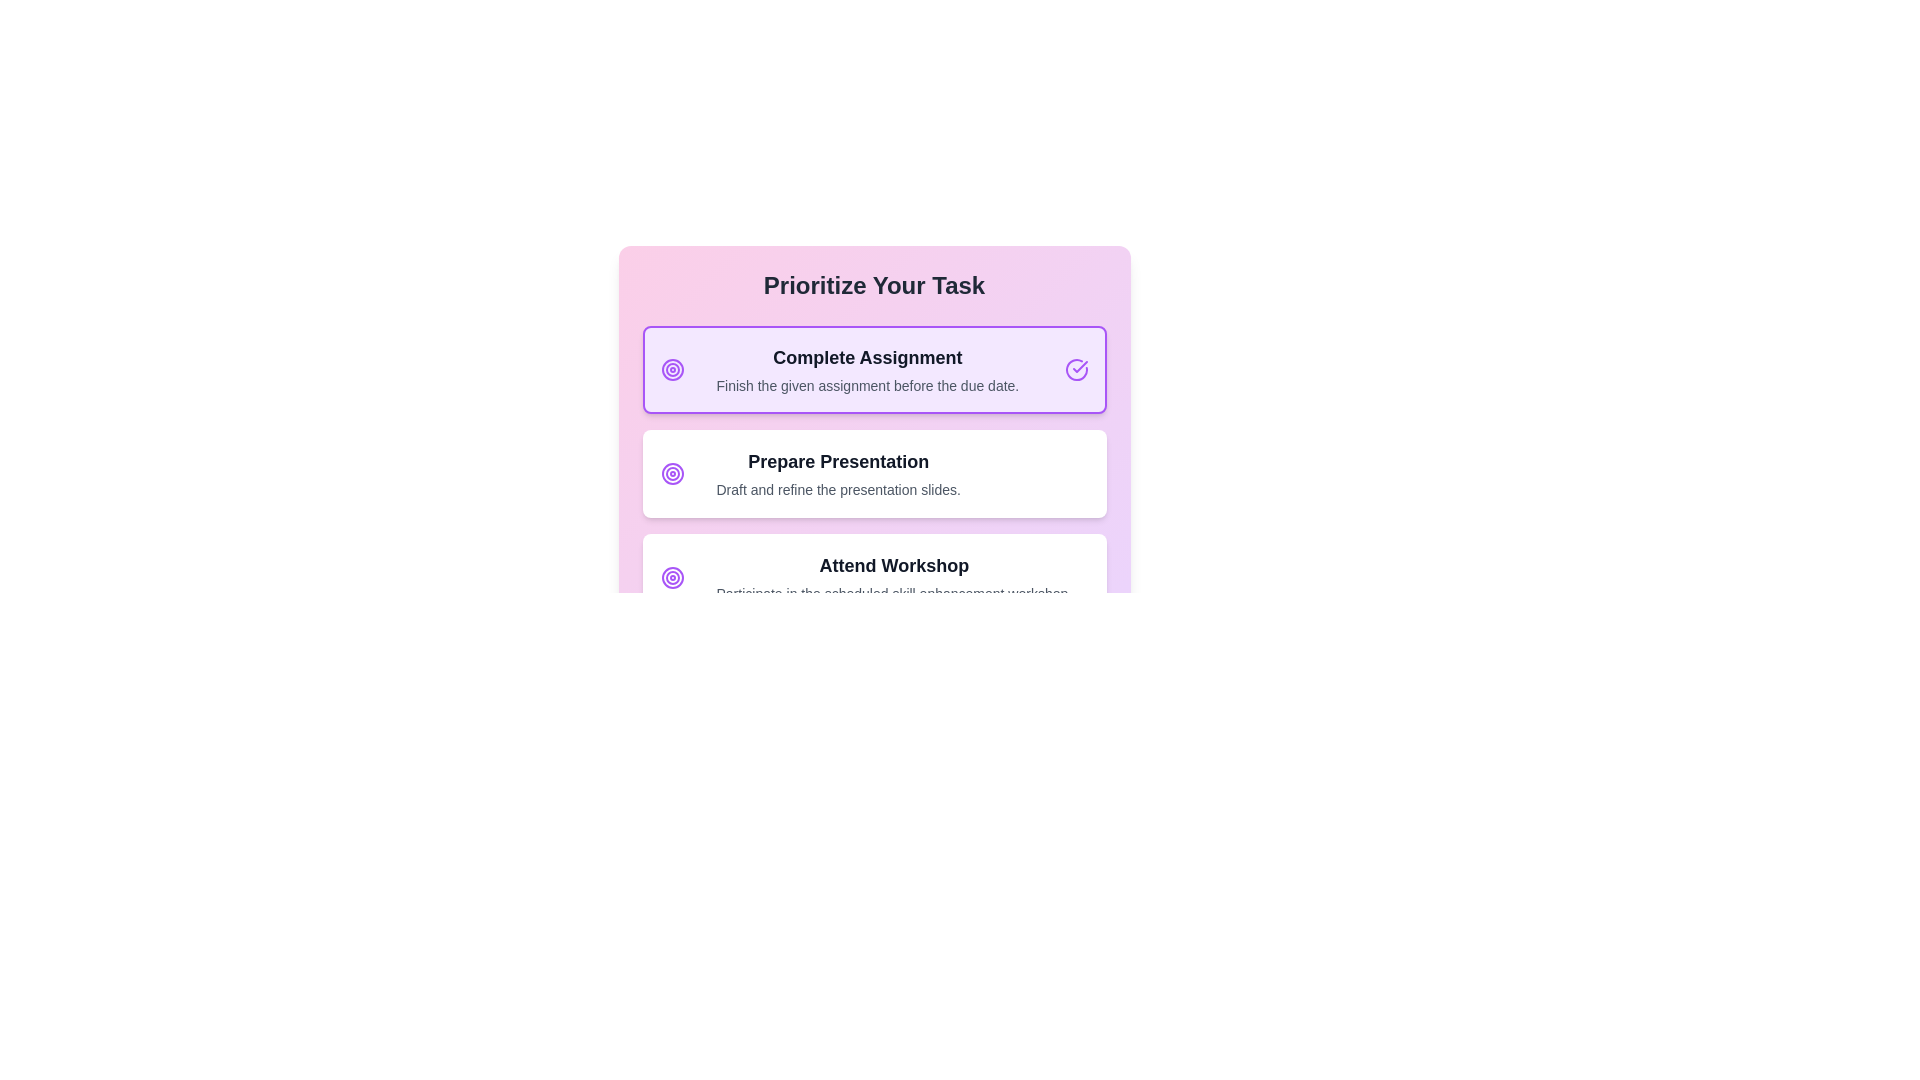 The image size is (1920, 1080). I want to click on the outermost circle of the target icon representing an objective, located to the left of the 'Prepare Presentation' task item under the 'Prioritize Your Task' header, so click(672, 474).